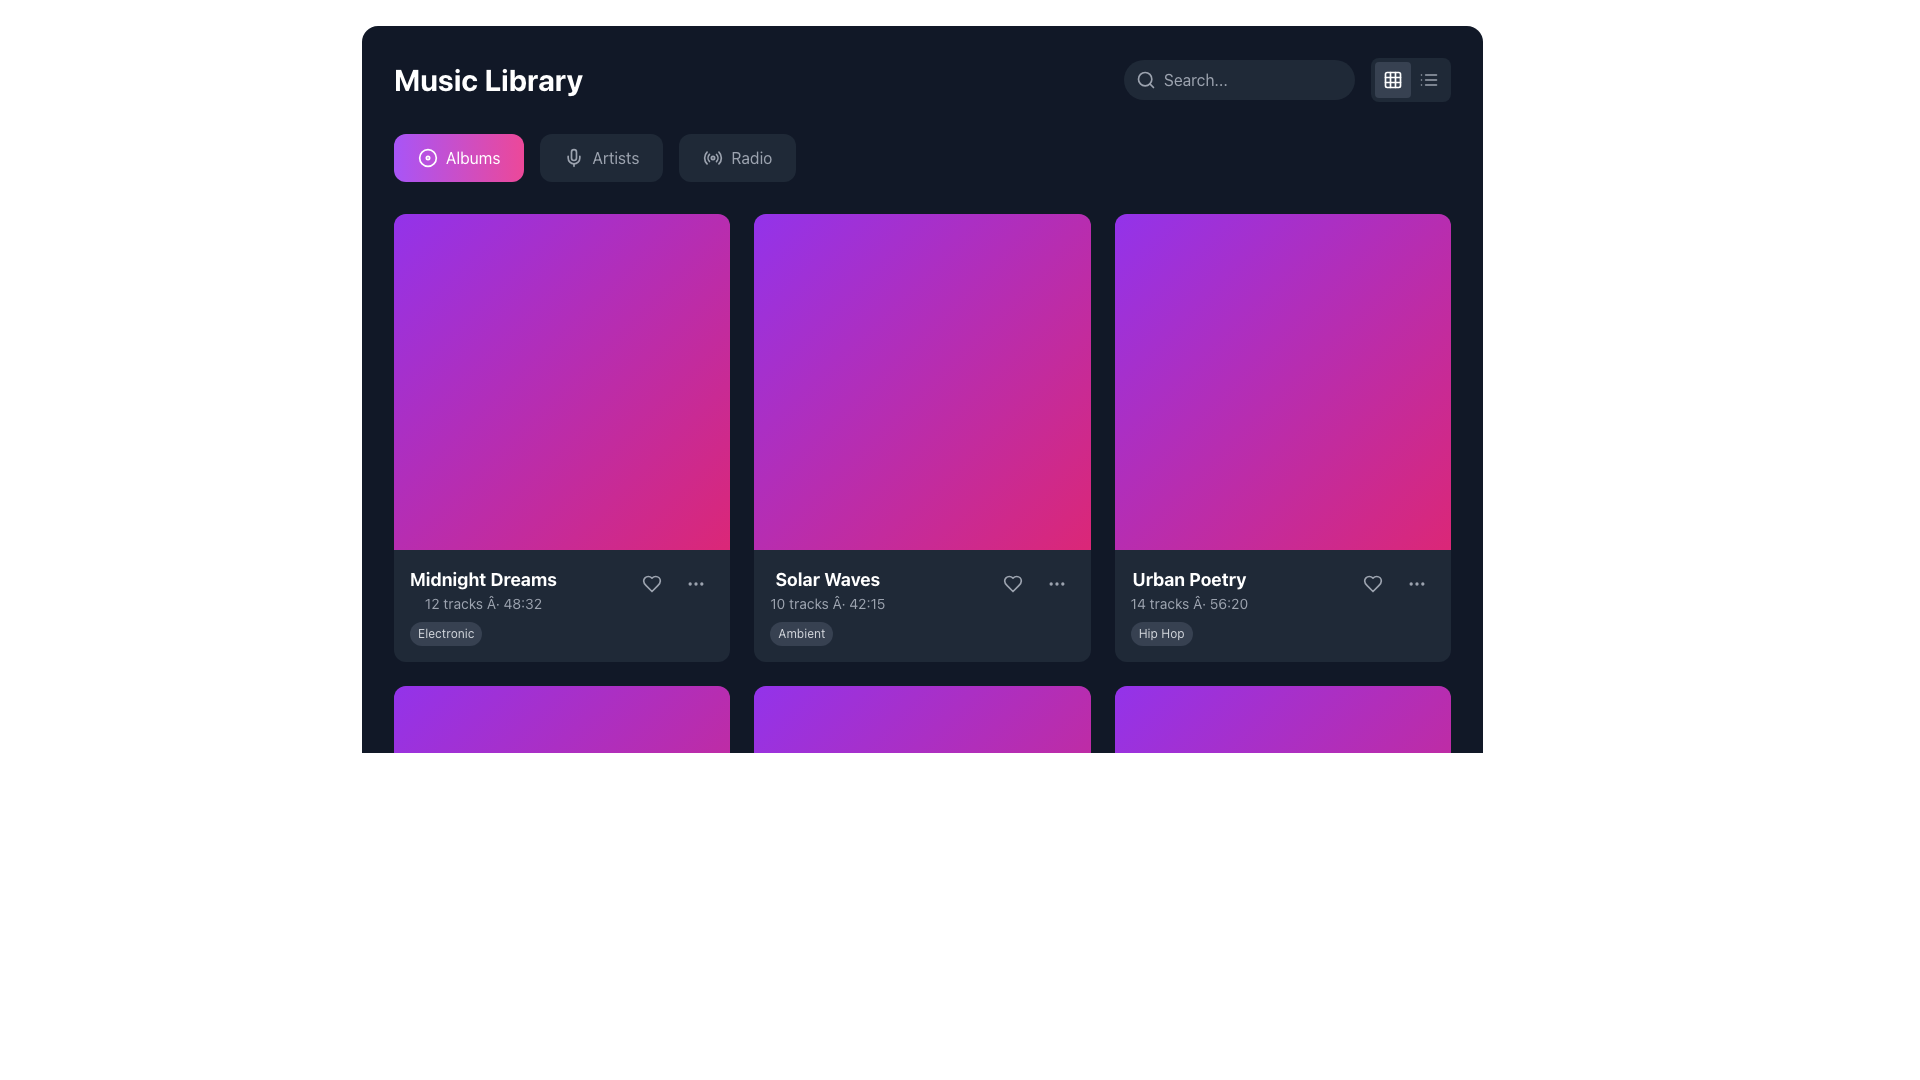 This screenshot has width=1920, height=1080. What do you see at coordinates (713, 157) in the screenshot?
I see `the 'Radio' button icon located in the navigation menu at the top center of the interface, which is the third button labeled 'Radio' between 'Artists' and the main content area` at bounding box center [713, 157].